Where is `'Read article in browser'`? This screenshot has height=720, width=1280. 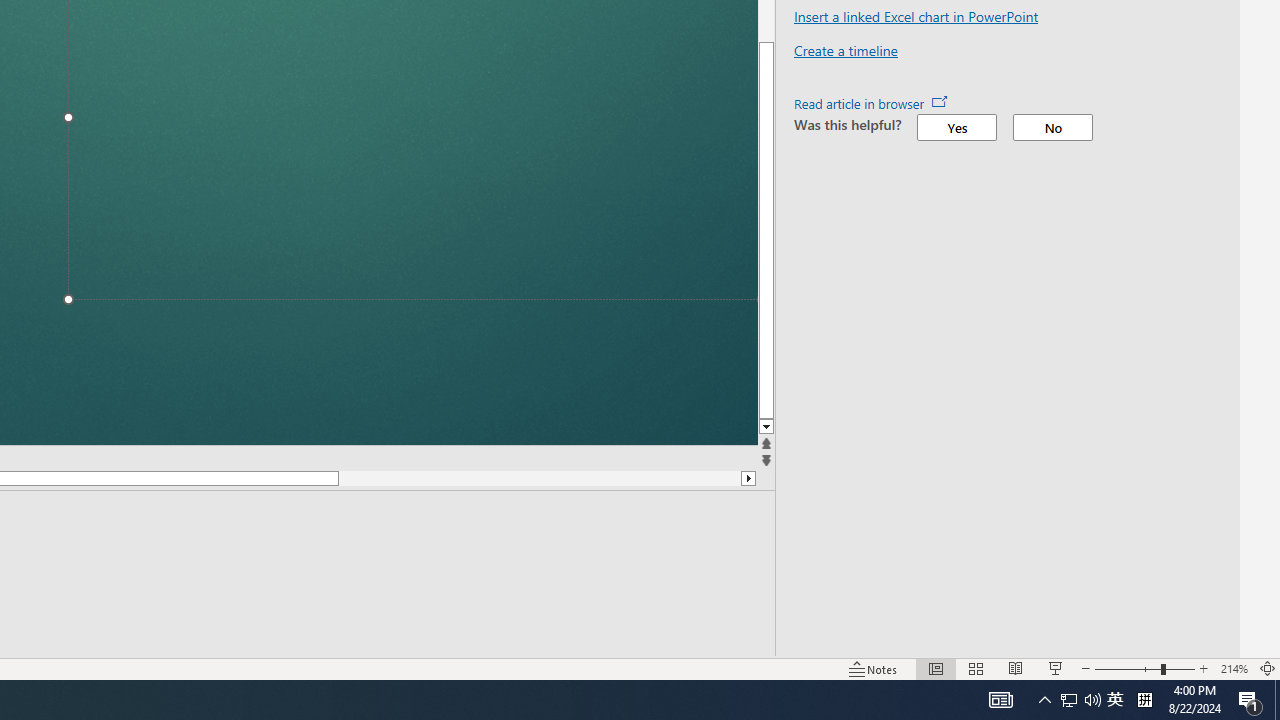 'Read article in browser' is located at coordinates (871, 103).